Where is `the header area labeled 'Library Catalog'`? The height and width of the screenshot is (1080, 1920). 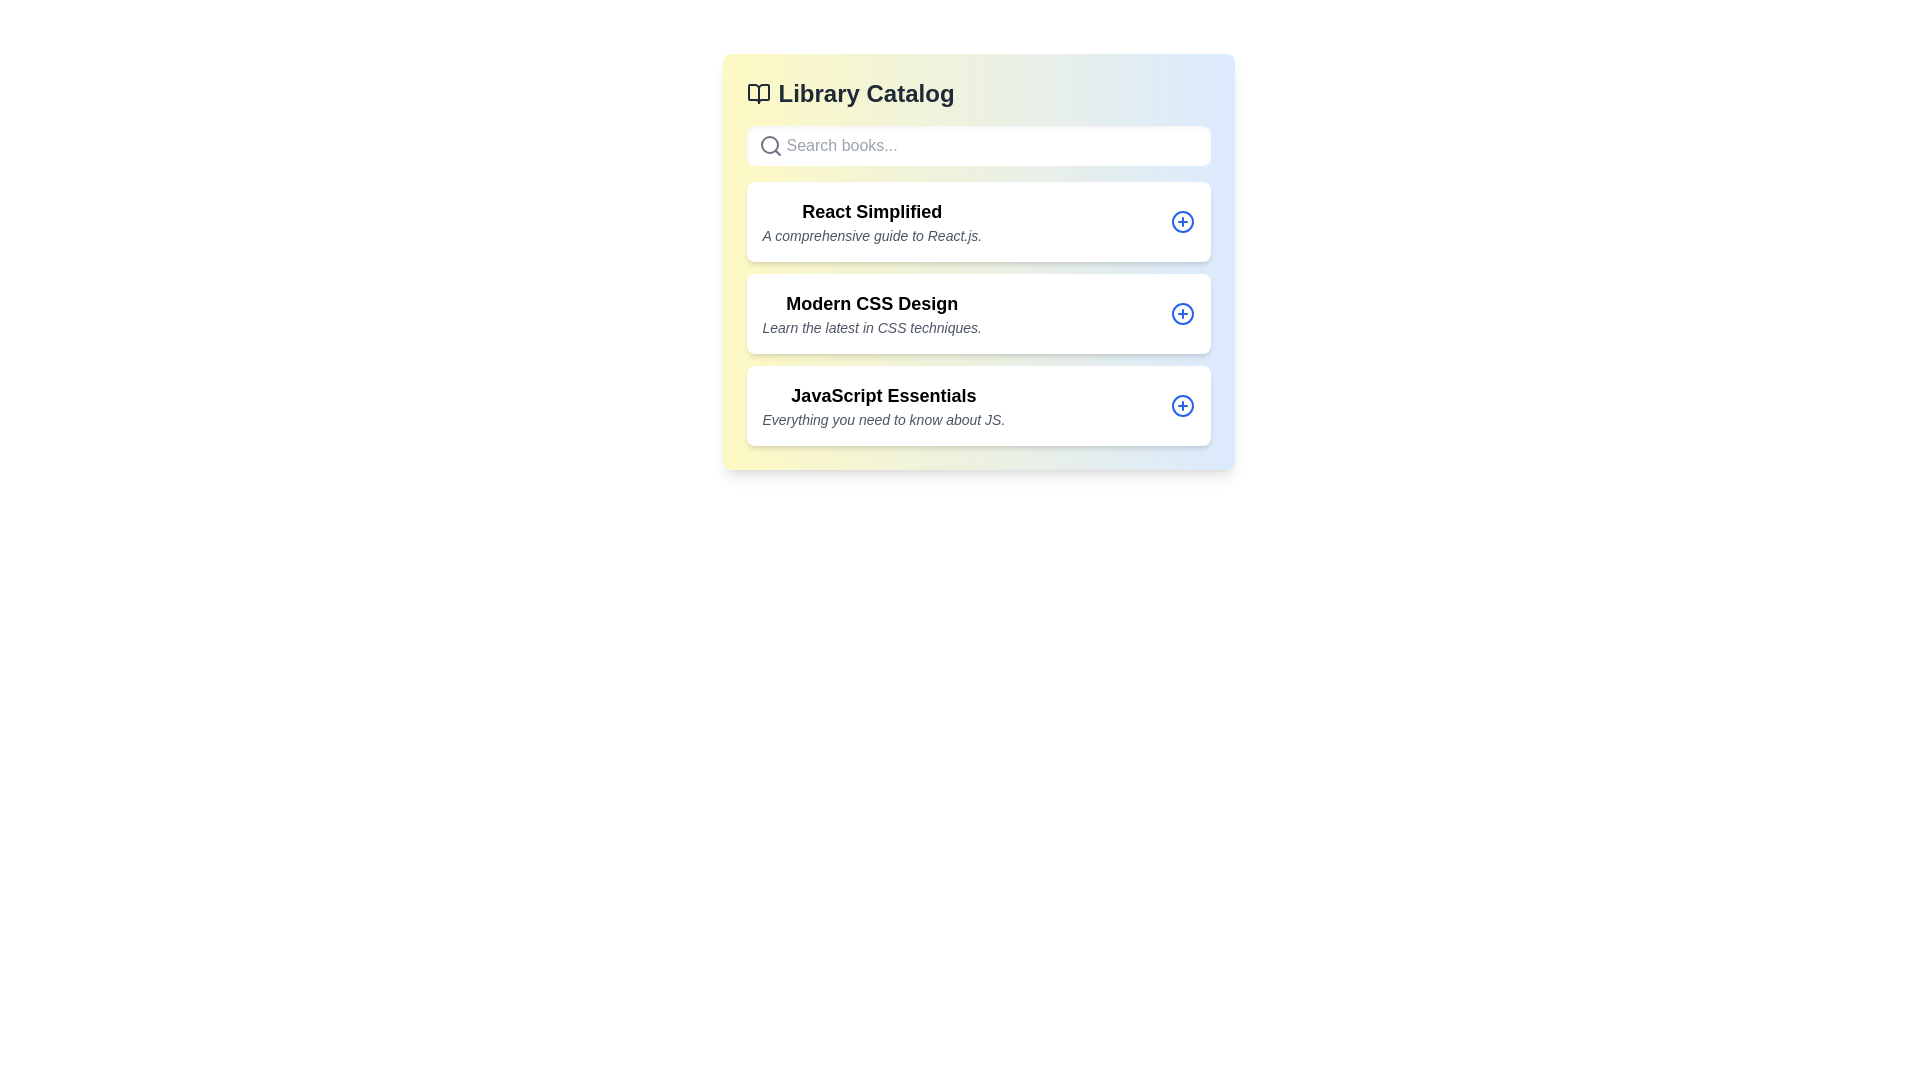 the header area labeled 'Library Catalog' is located at coordinates (978, 93).